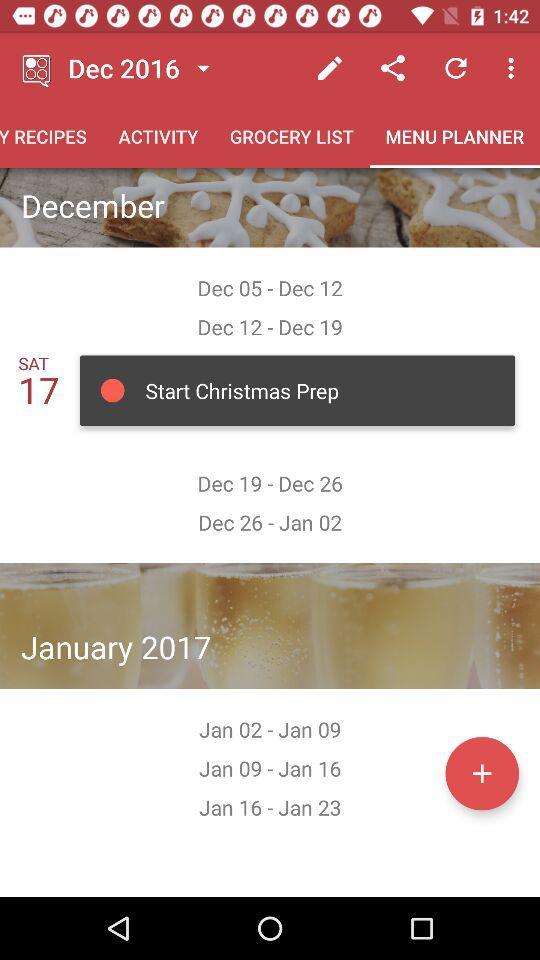 The image size is (540, 960). What do you see at coordinates (330, 68) in the screenshot?
I see `edit icon` at bounding box center [330, 68].